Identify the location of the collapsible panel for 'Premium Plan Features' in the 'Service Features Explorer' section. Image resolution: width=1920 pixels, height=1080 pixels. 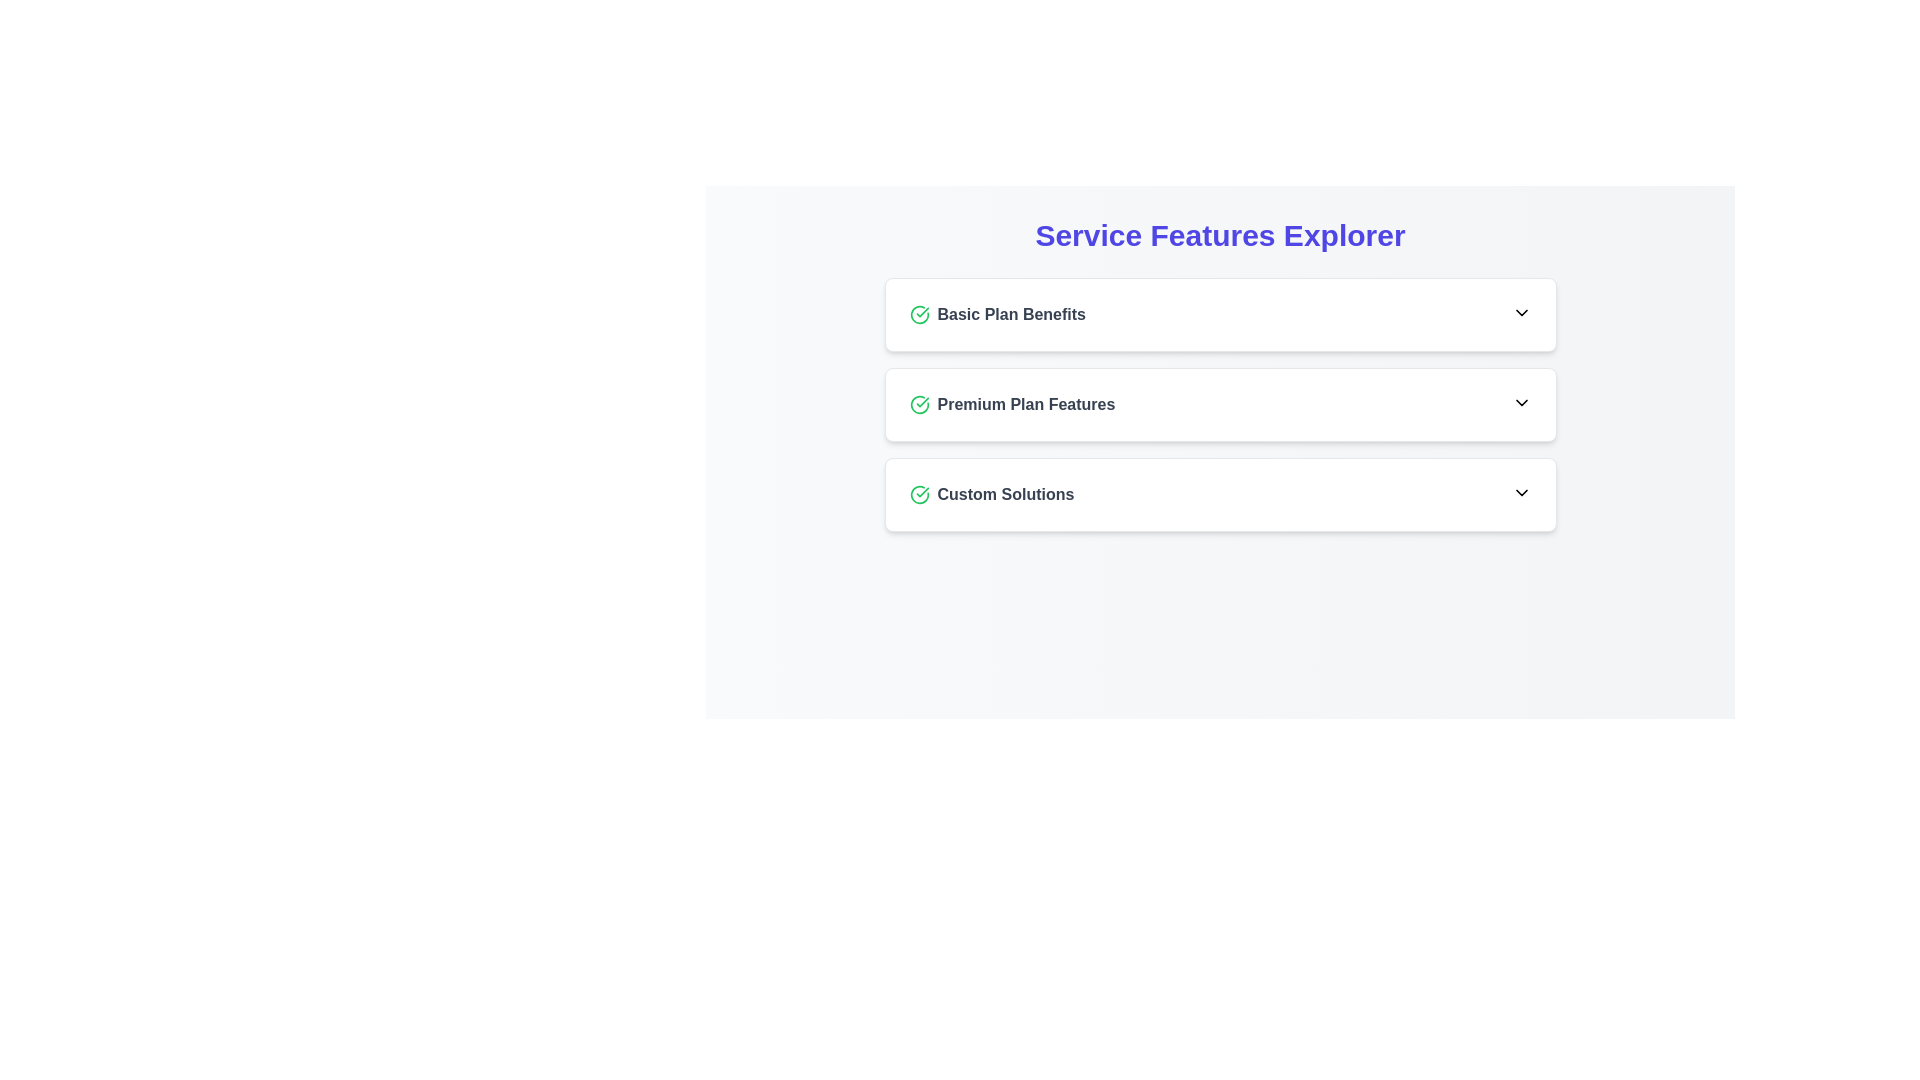
(1219, 374).